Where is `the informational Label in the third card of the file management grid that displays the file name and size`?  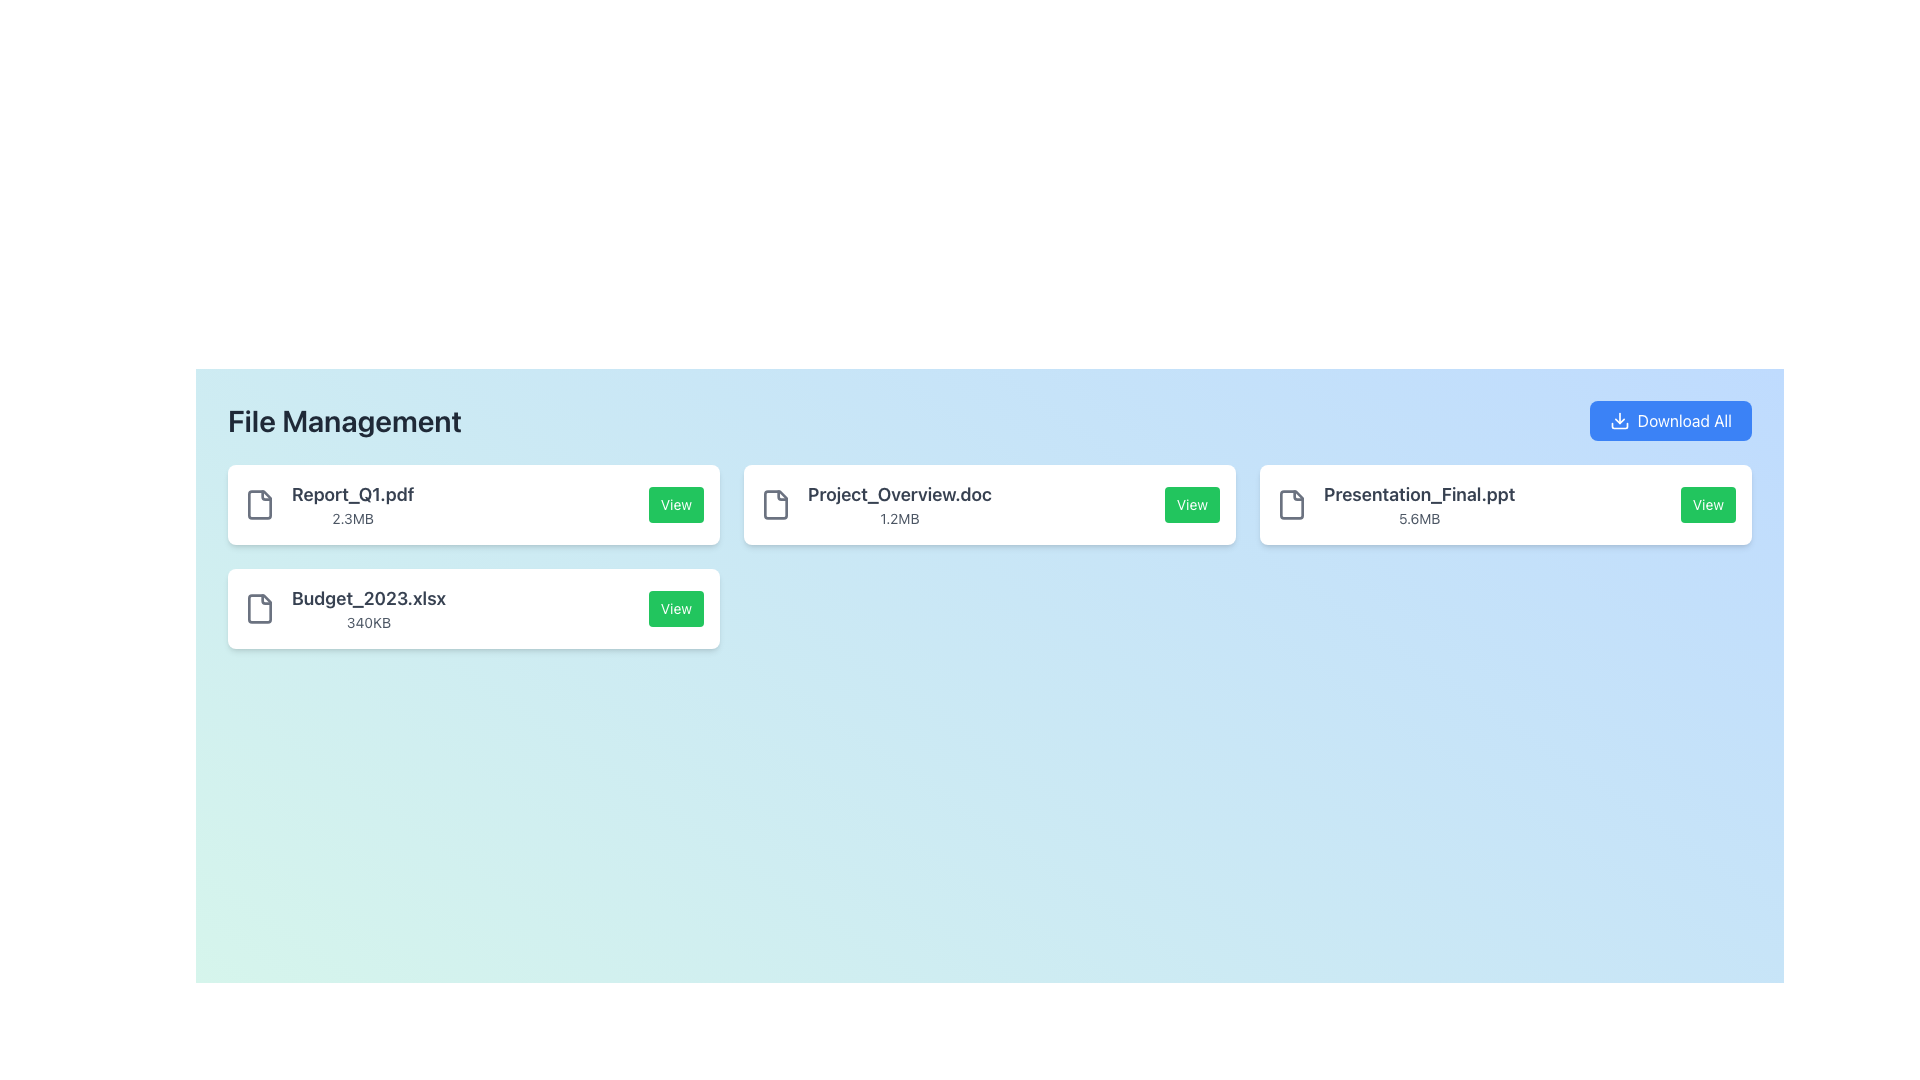 the informational Label in the third card of the file management grid that displays the file name and size is located at coordinates (898, 504).